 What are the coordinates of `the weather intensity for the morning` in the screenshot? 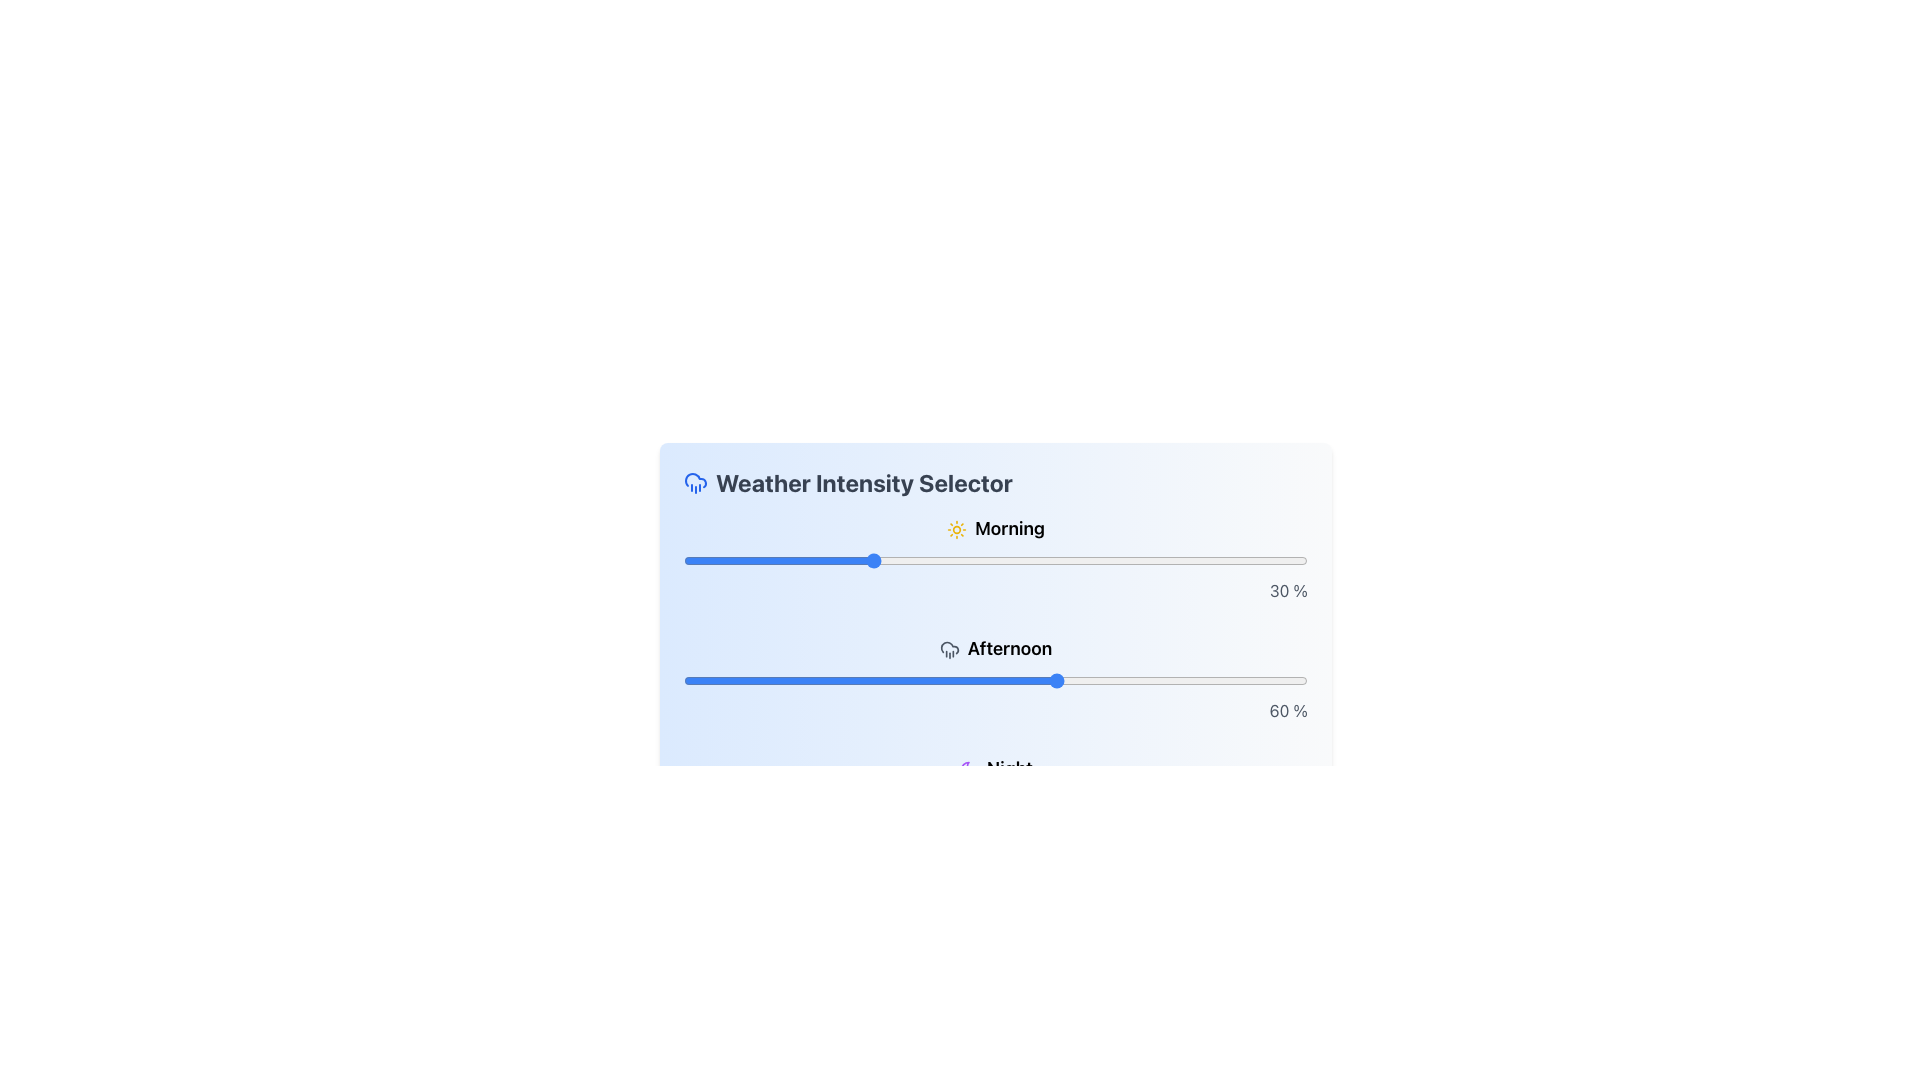 It's located at (983, 560).